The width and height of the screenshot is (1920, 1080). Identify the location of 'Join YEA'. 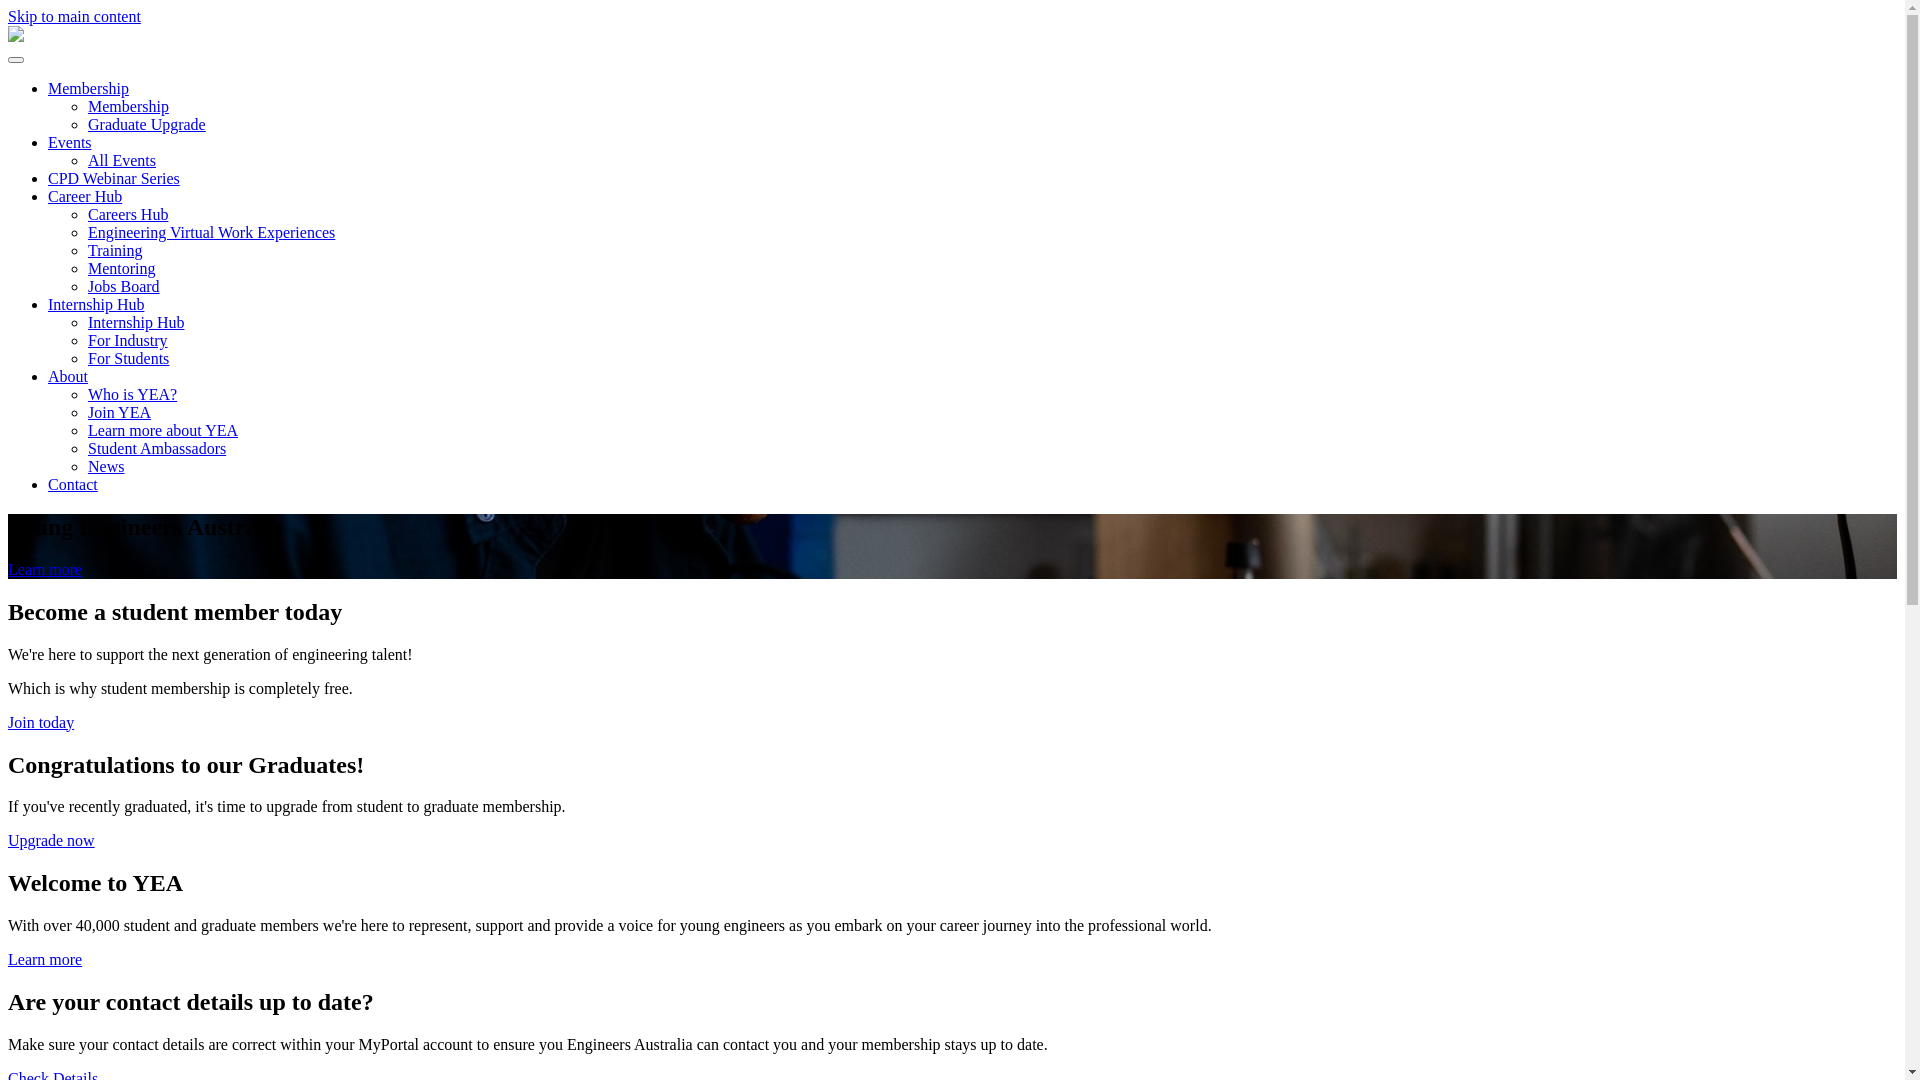
(118, 411).